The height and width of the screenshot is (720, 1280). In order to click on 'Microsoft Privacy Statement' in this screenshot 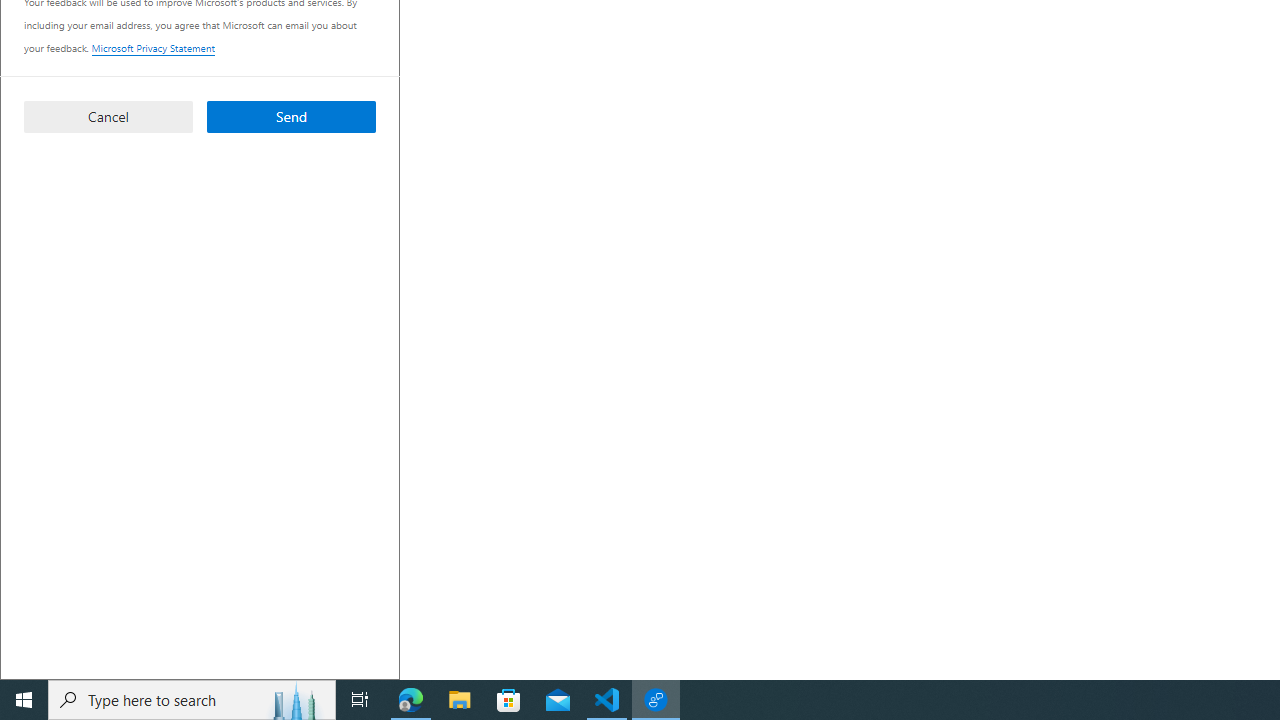, I will do `click(151, 47)`.